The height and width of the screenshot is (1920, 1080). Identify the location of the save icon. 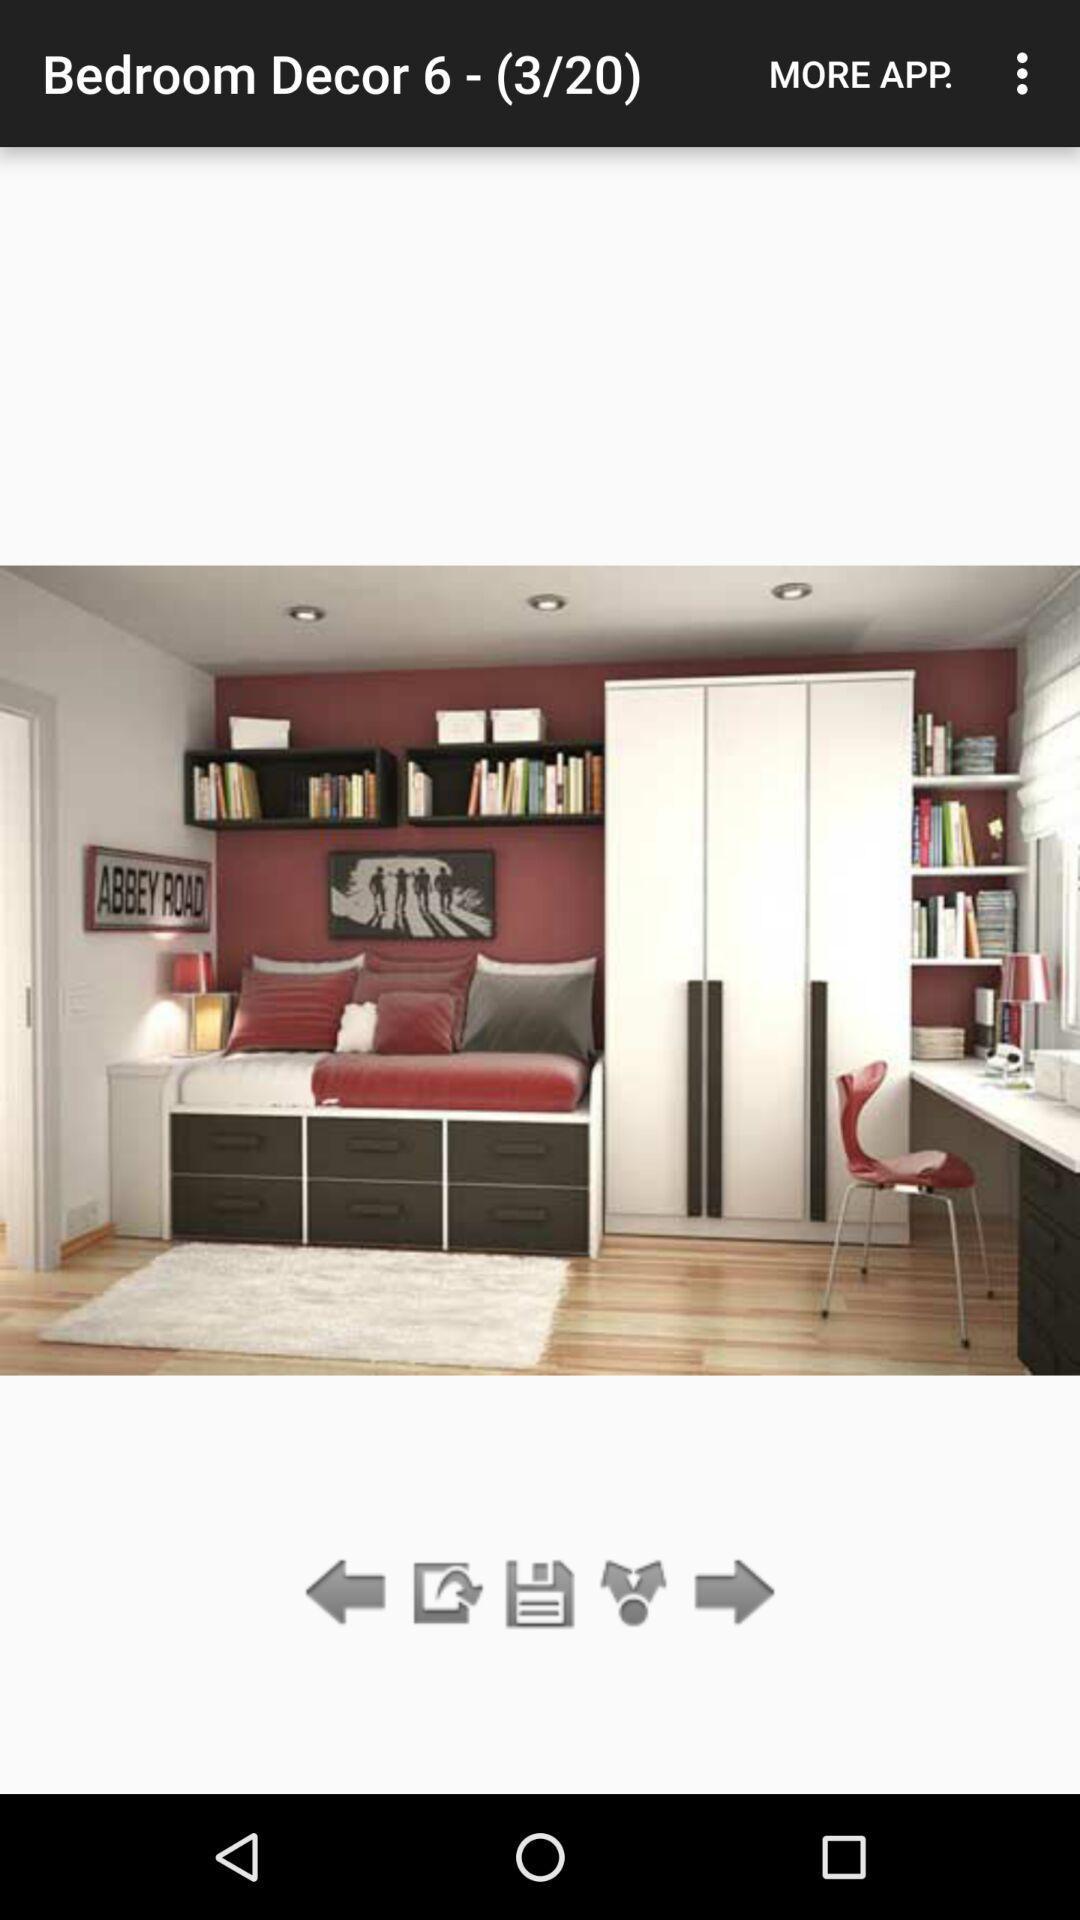
(540, 1593).